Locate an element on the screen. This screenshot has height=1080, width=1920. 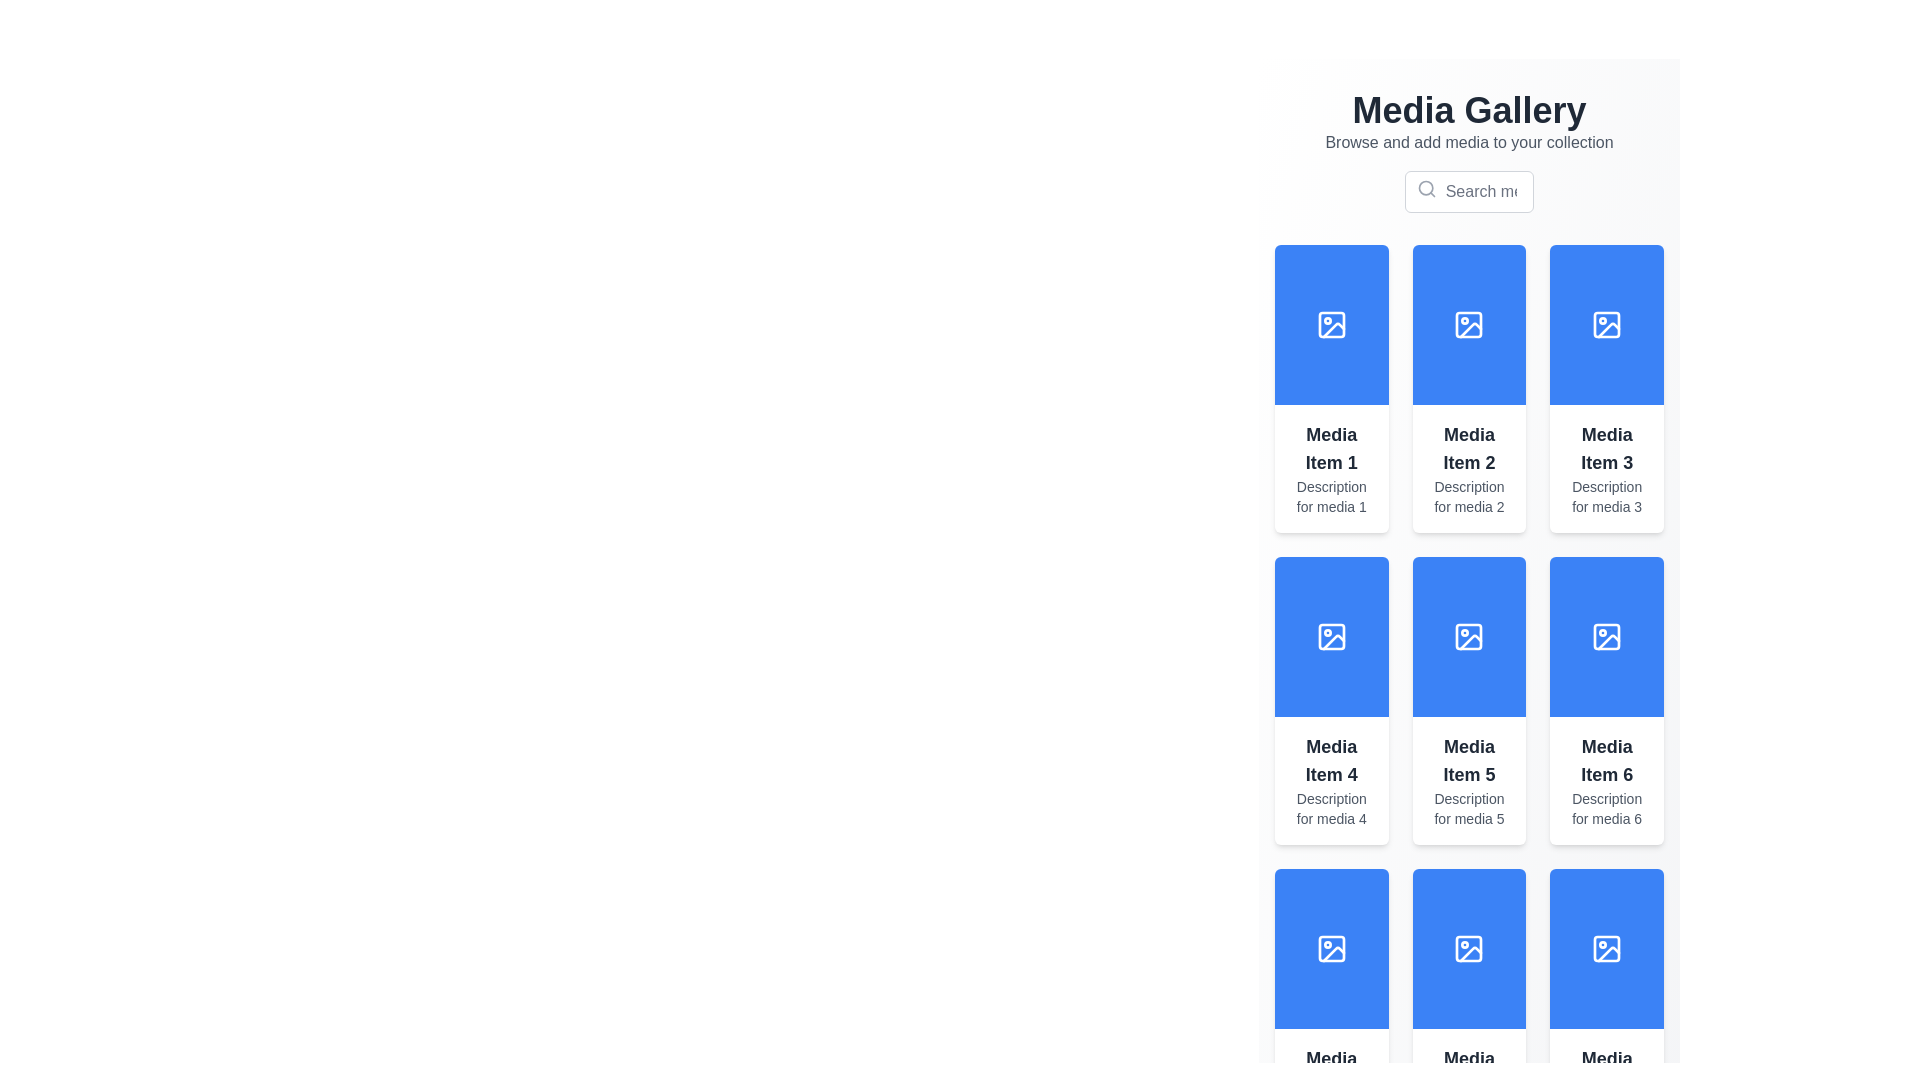
the Decorative media placeholder, which is a blue rectangular section with rounded corners at the top of the ninth card in the grid layout, featuring a centered white outlined picture frame icon is located at coordinates (1469, 947).